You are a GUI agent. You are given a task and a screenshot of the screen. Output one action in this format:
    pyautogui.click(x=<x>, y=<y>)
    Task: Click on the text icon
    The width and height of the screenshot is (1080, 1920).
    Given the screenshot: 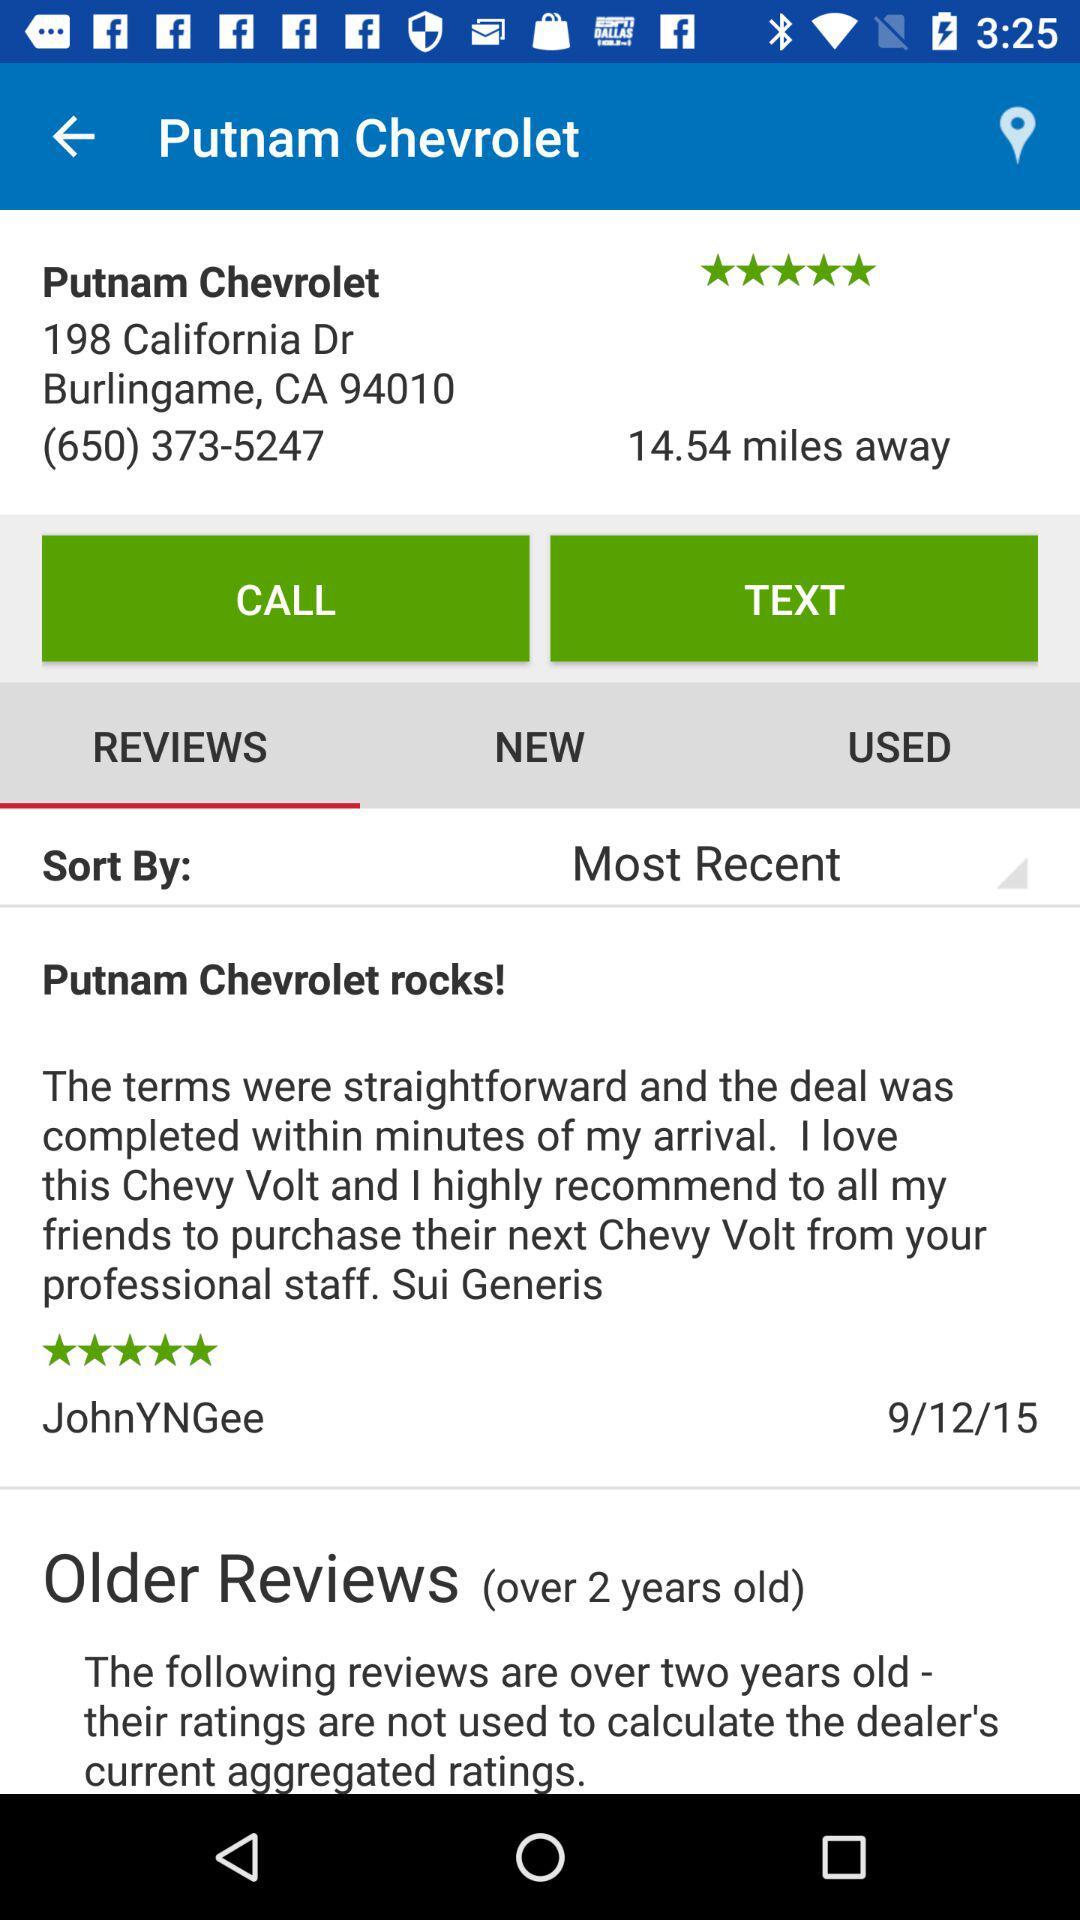 What is the action you would take?
    pyautogui.click(x=793, y=597)
    